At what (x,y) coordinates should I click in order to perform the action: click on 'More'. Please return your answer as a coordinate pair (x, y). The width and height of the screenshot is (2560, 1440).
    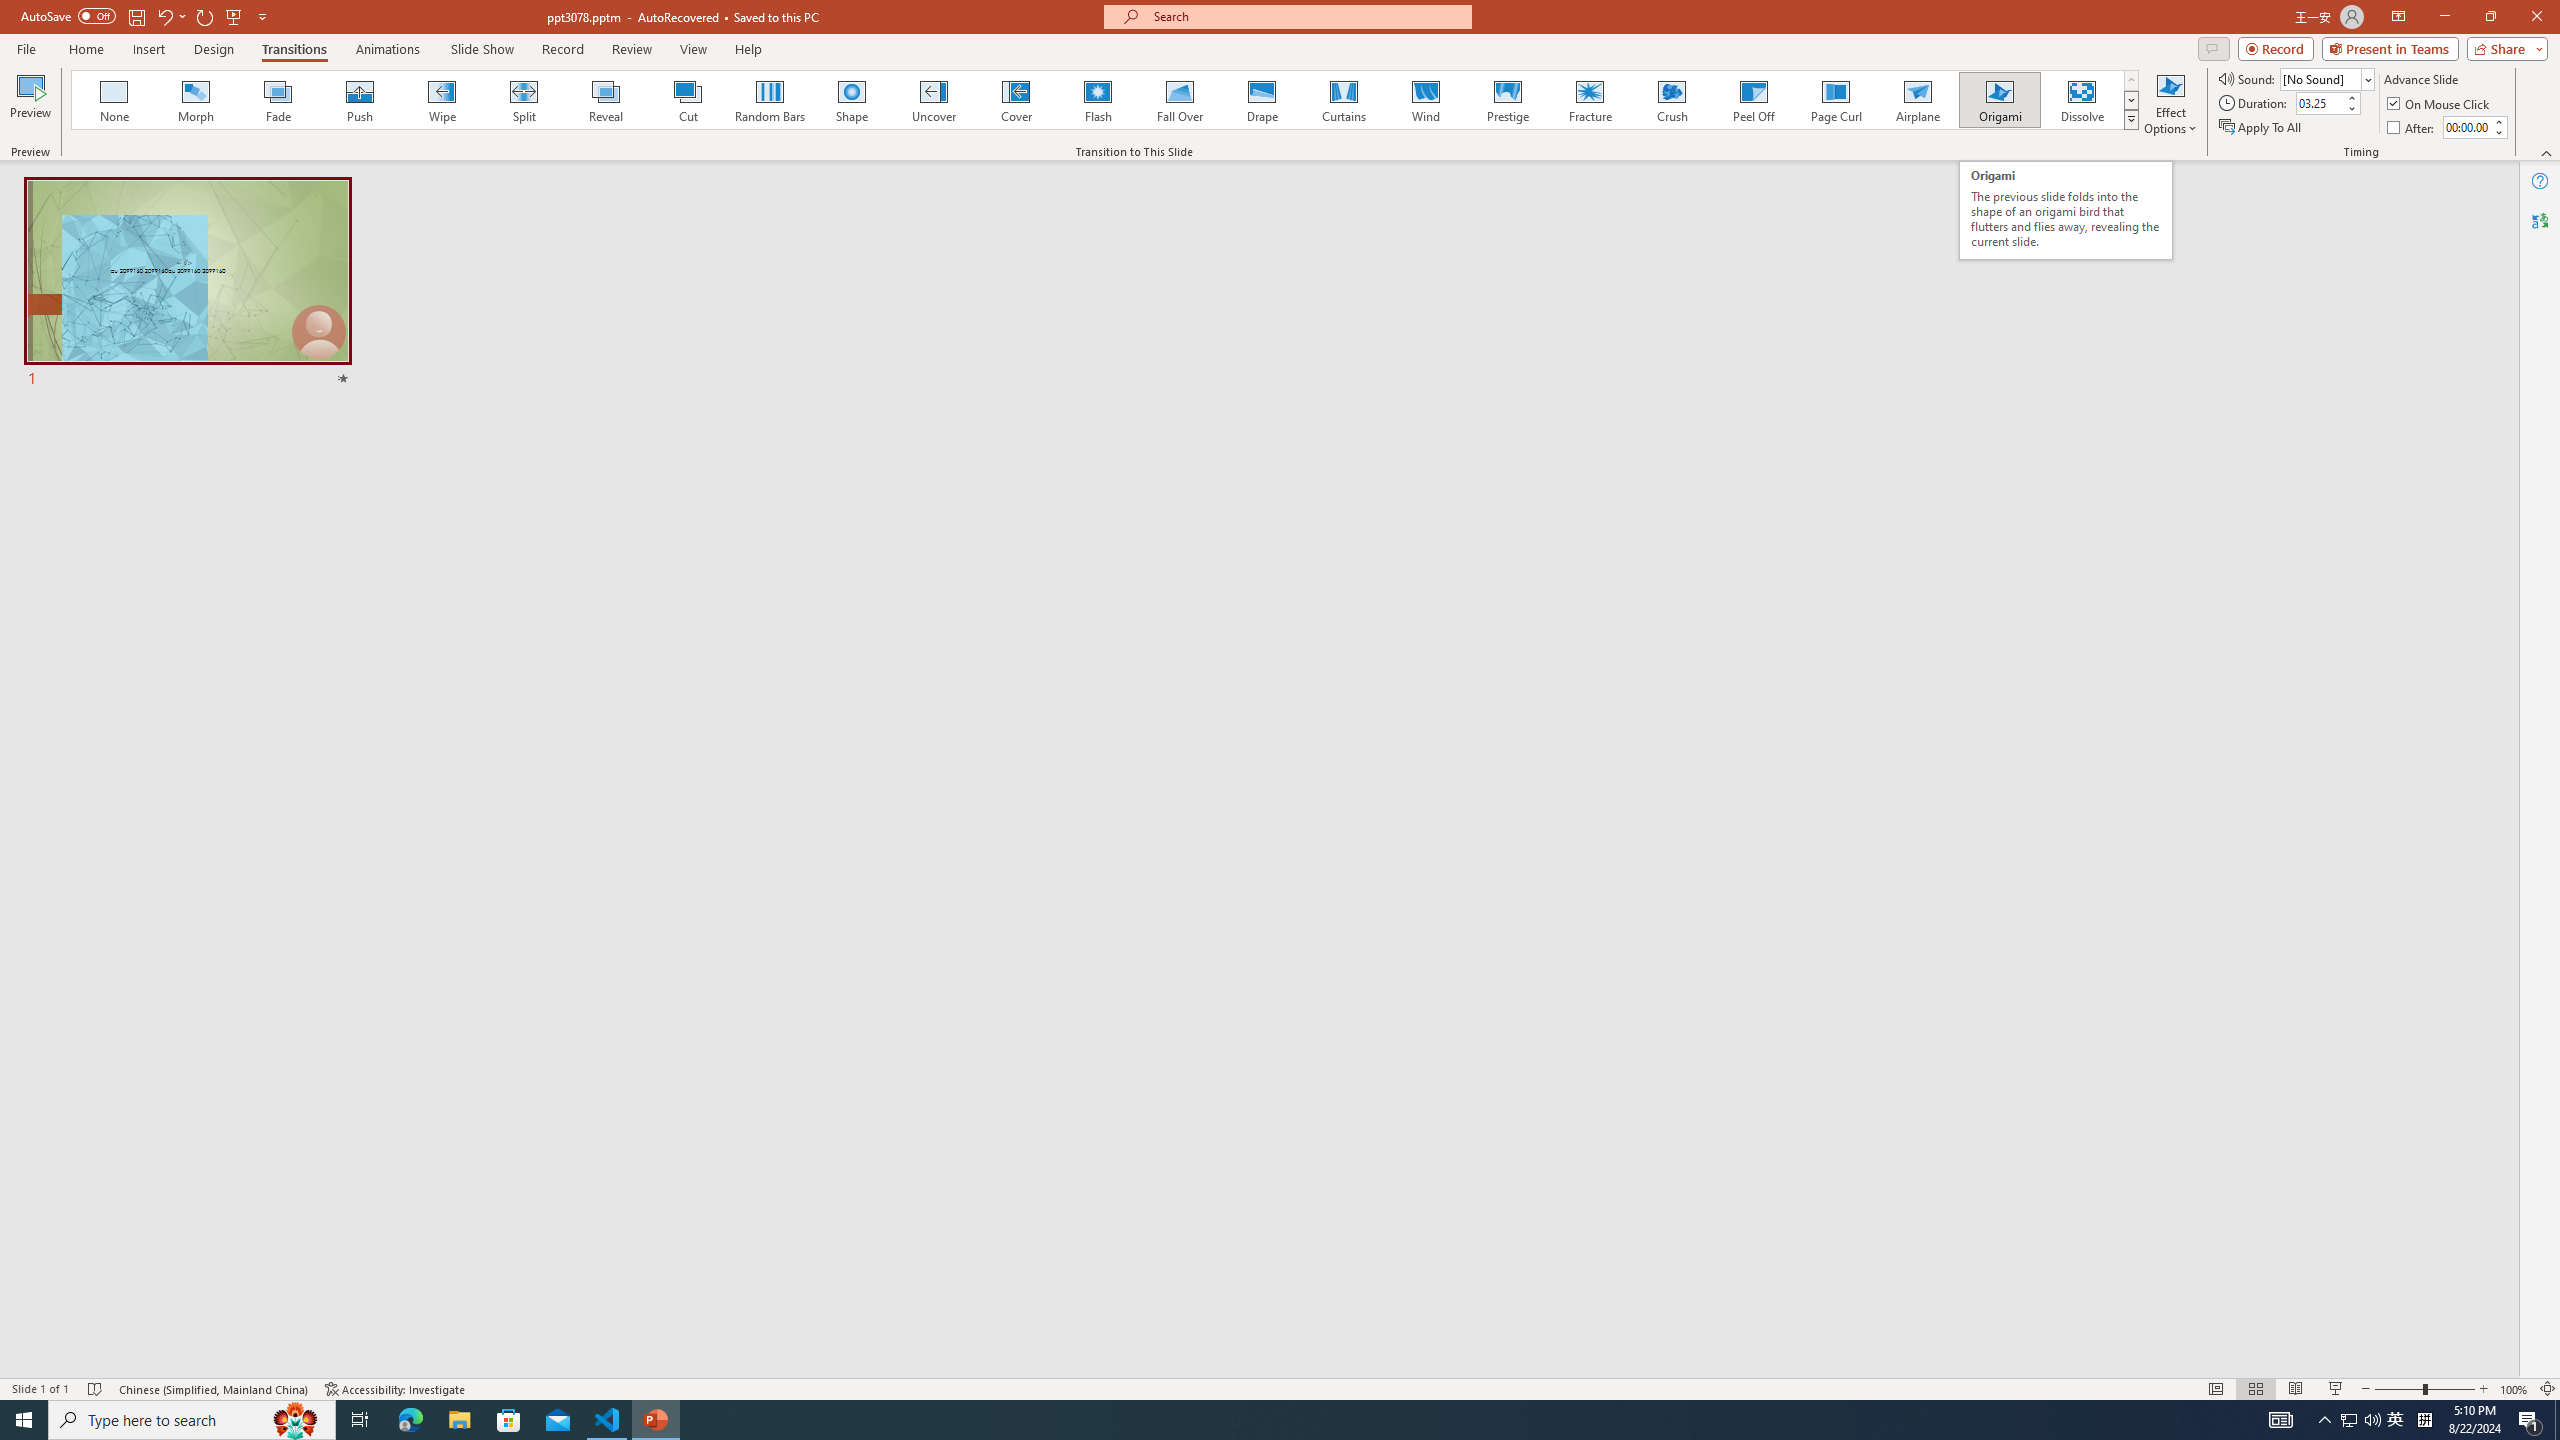
    Looking at the image, I should click on (2498, 120).